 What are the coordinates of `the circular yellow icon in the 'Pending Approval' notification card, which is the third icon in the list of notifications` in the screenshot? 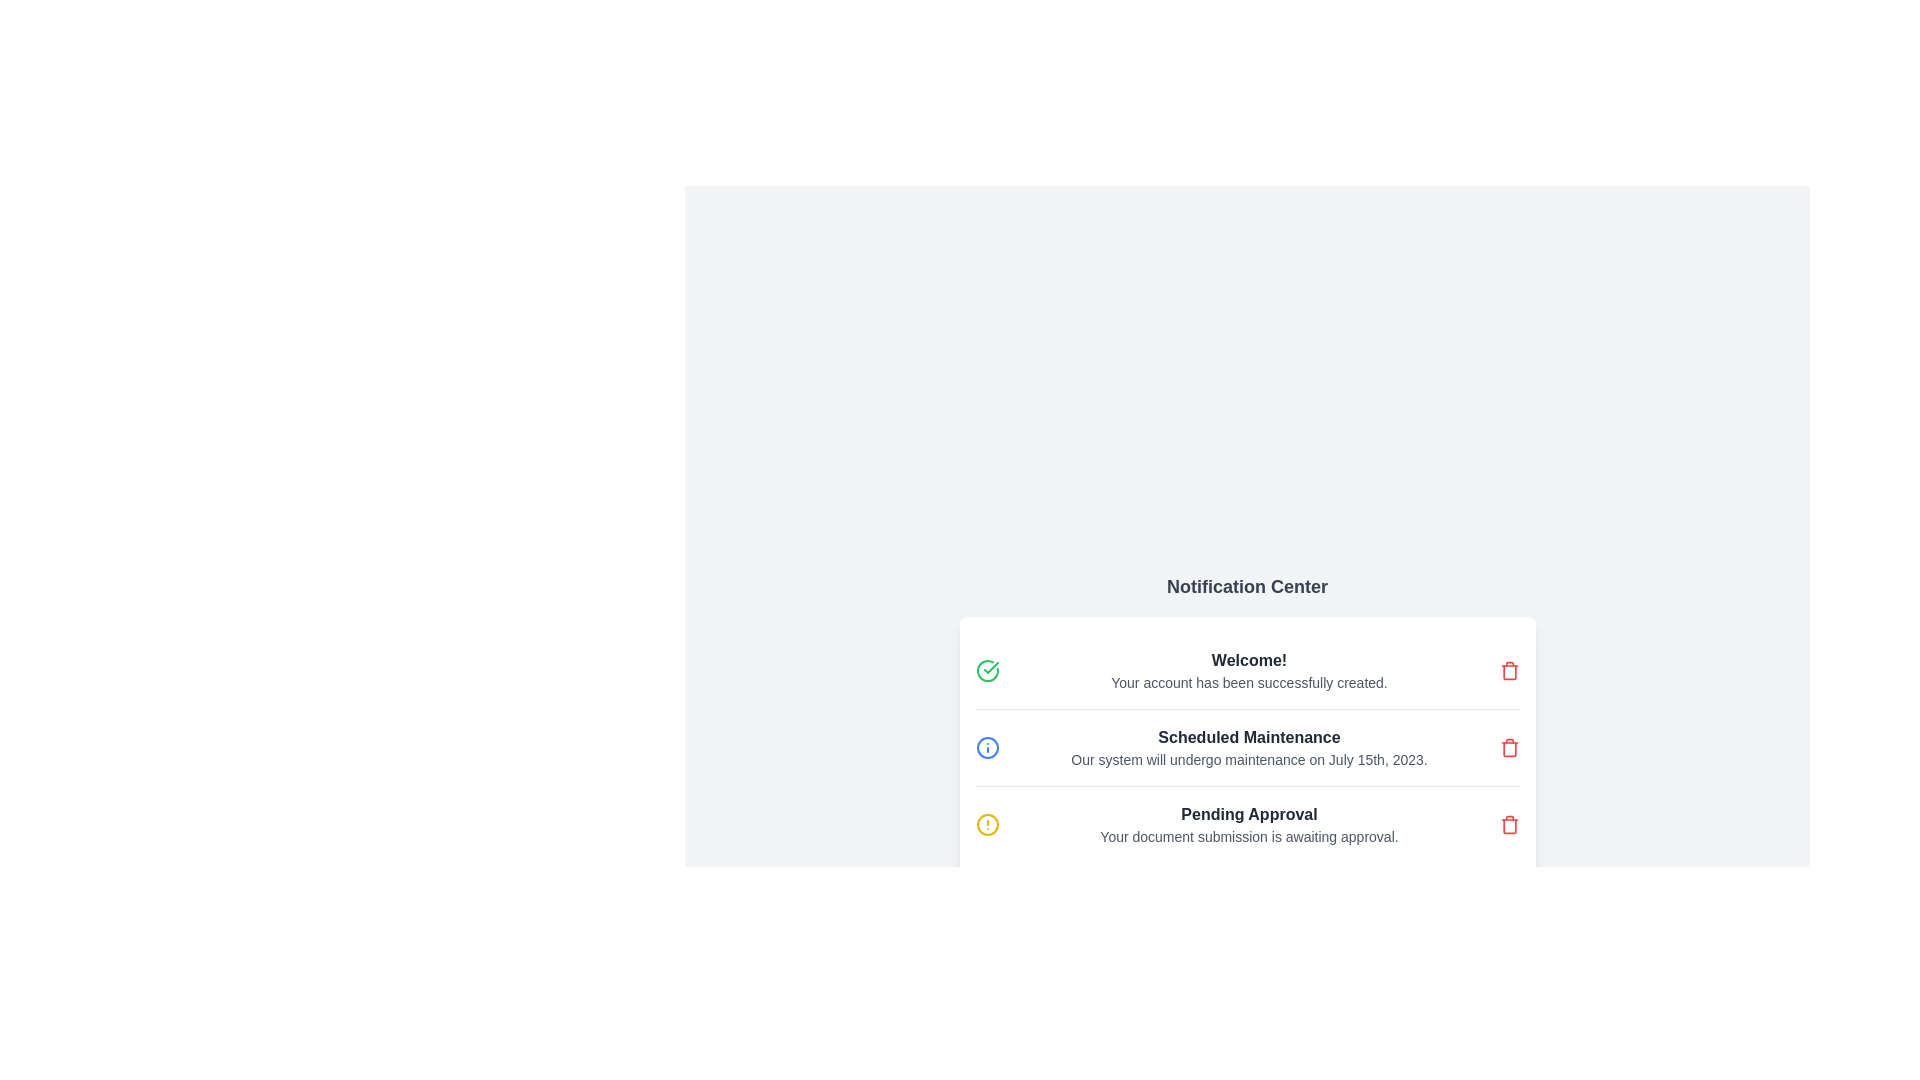 It's located at (987, 825).